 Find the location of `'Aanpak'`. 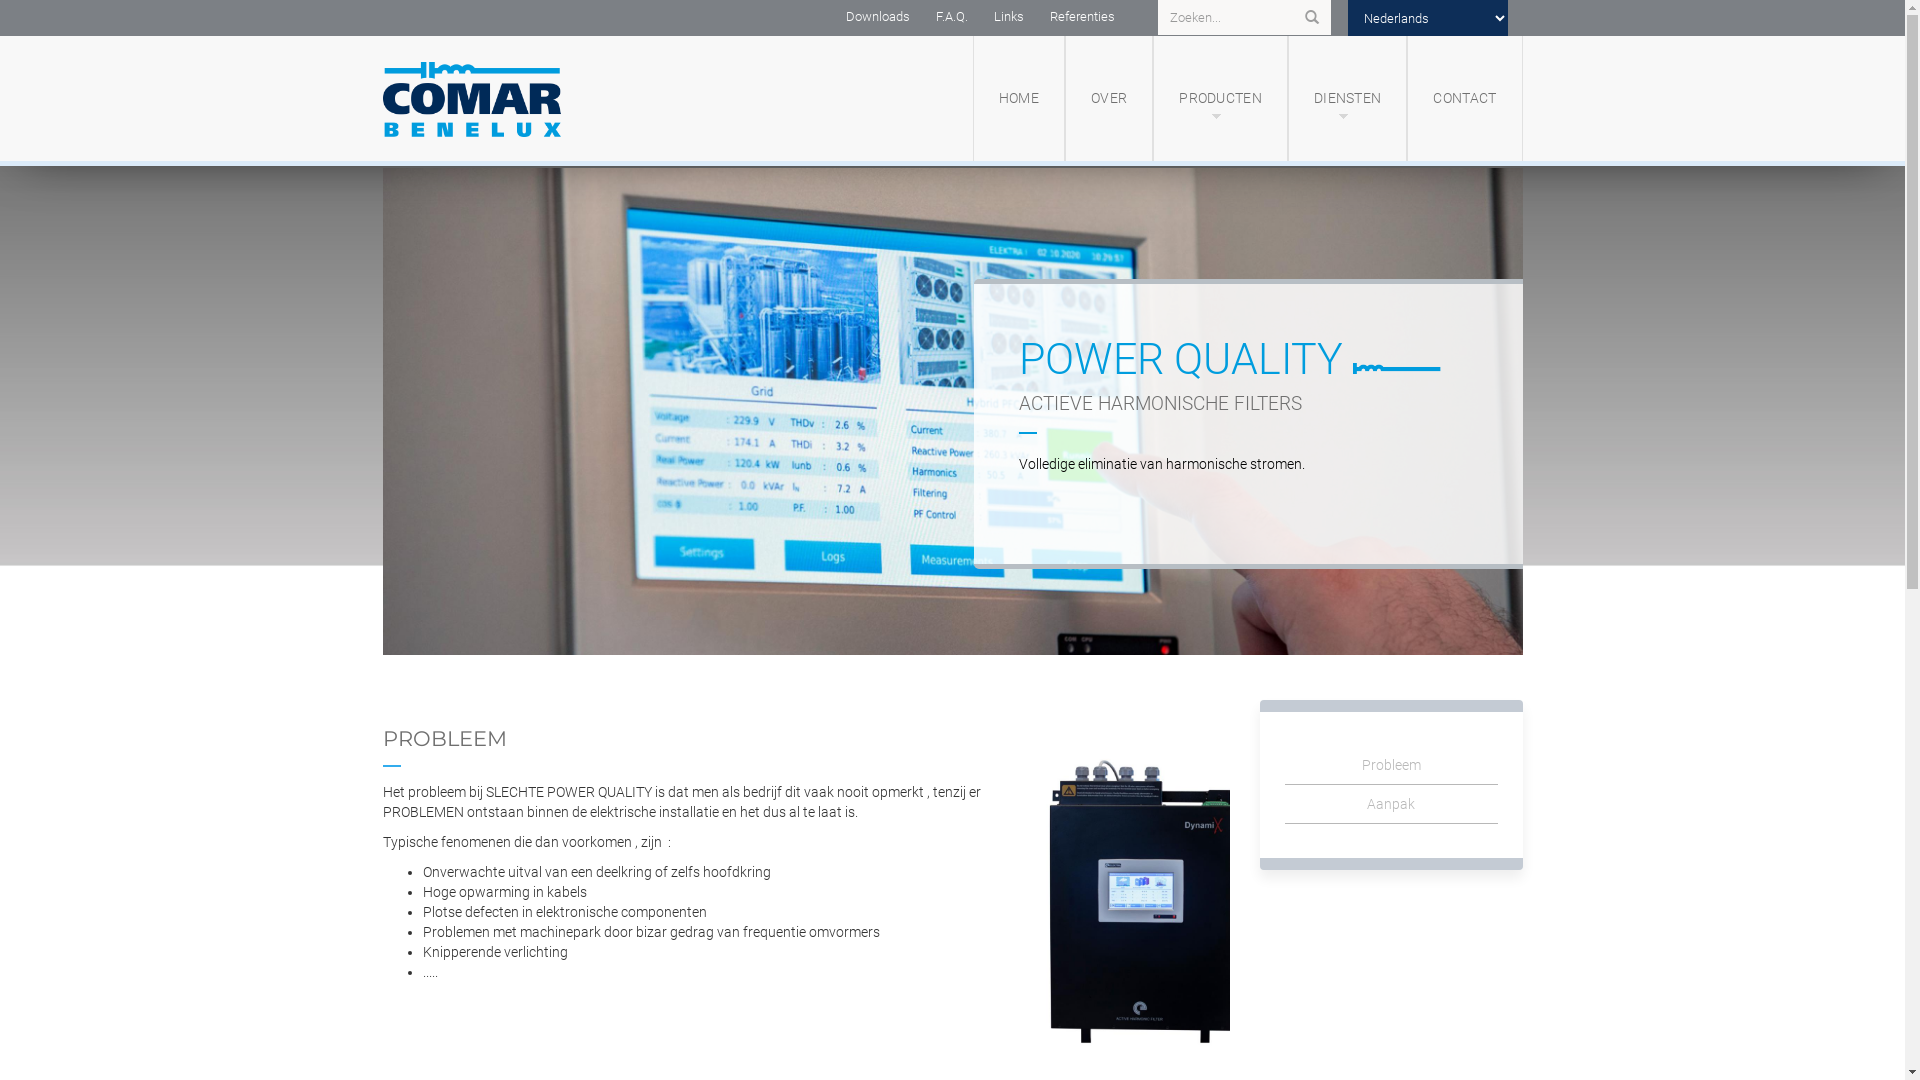

'Aanpak' is located at coordinates (1390, 803).